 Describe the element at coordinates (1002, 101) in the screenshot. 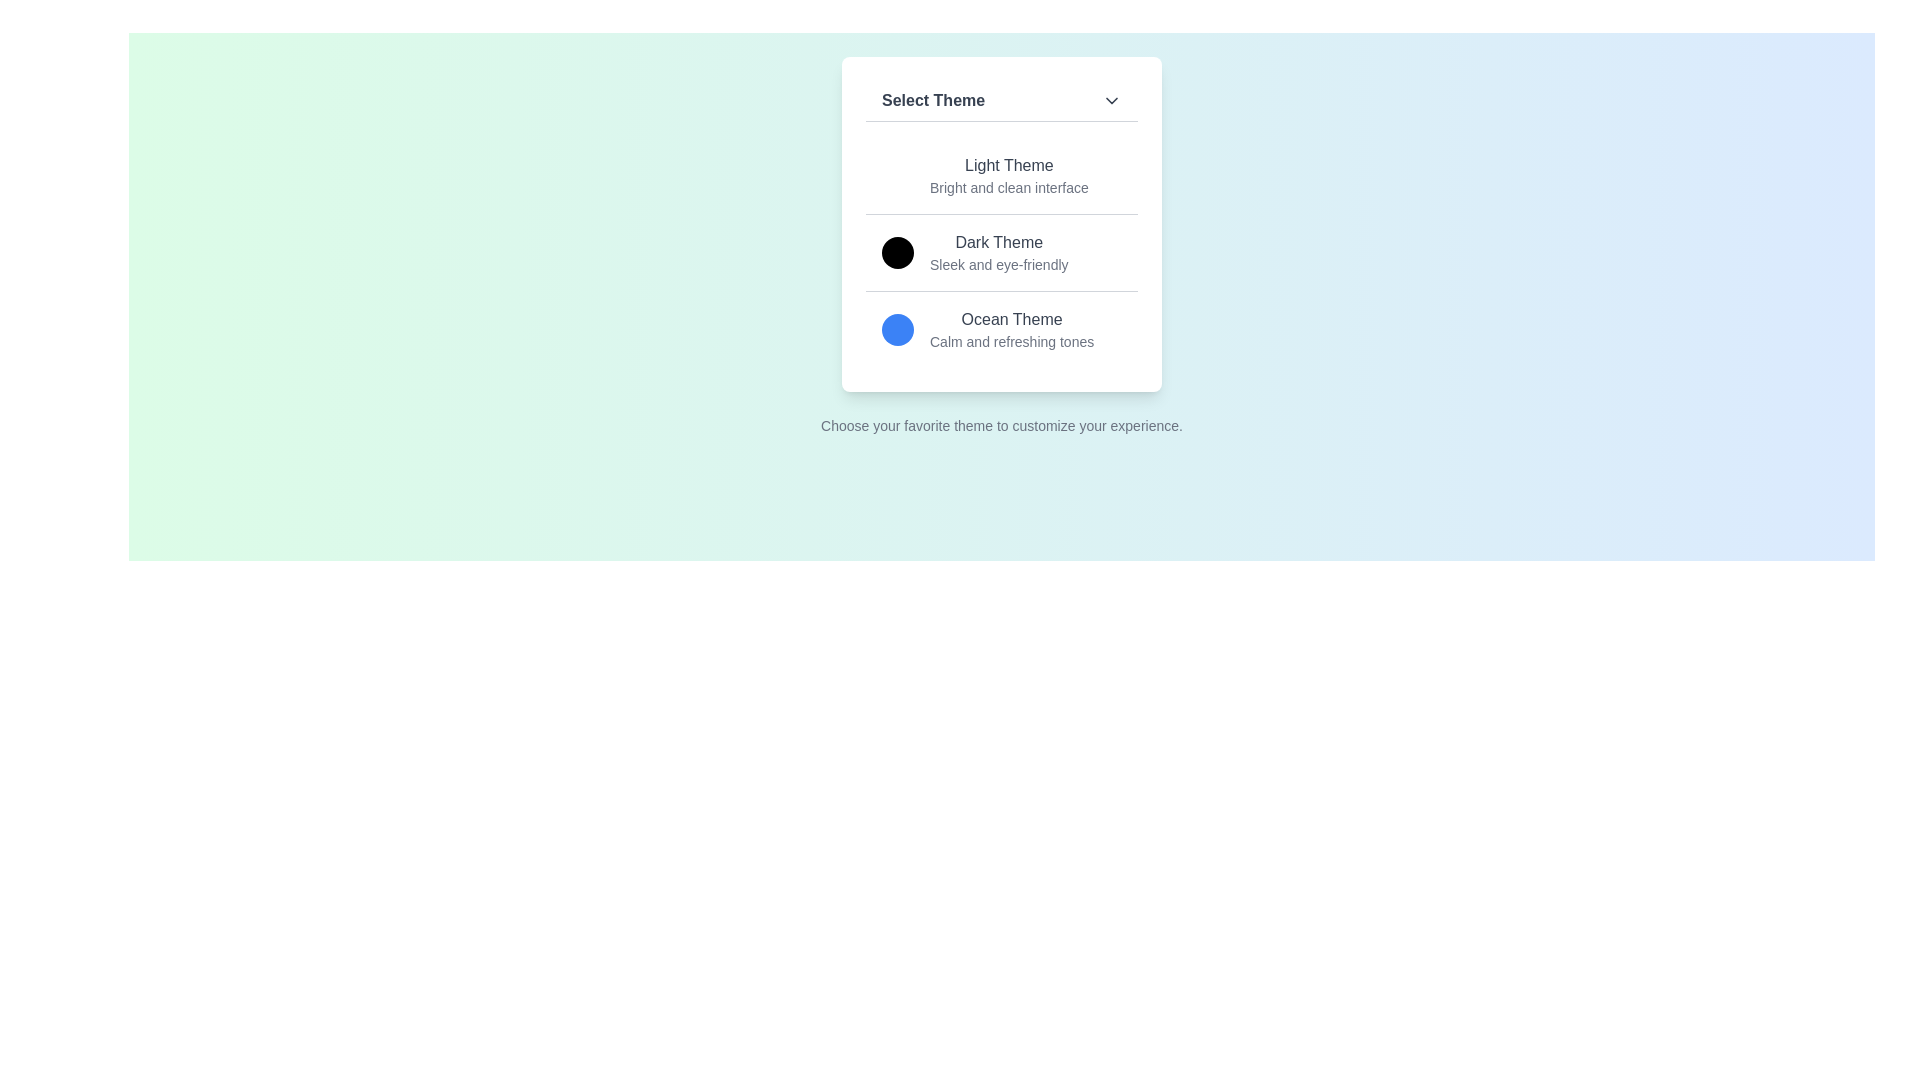

I see `'Select Theme' button to toggle the menu's state` at that location.